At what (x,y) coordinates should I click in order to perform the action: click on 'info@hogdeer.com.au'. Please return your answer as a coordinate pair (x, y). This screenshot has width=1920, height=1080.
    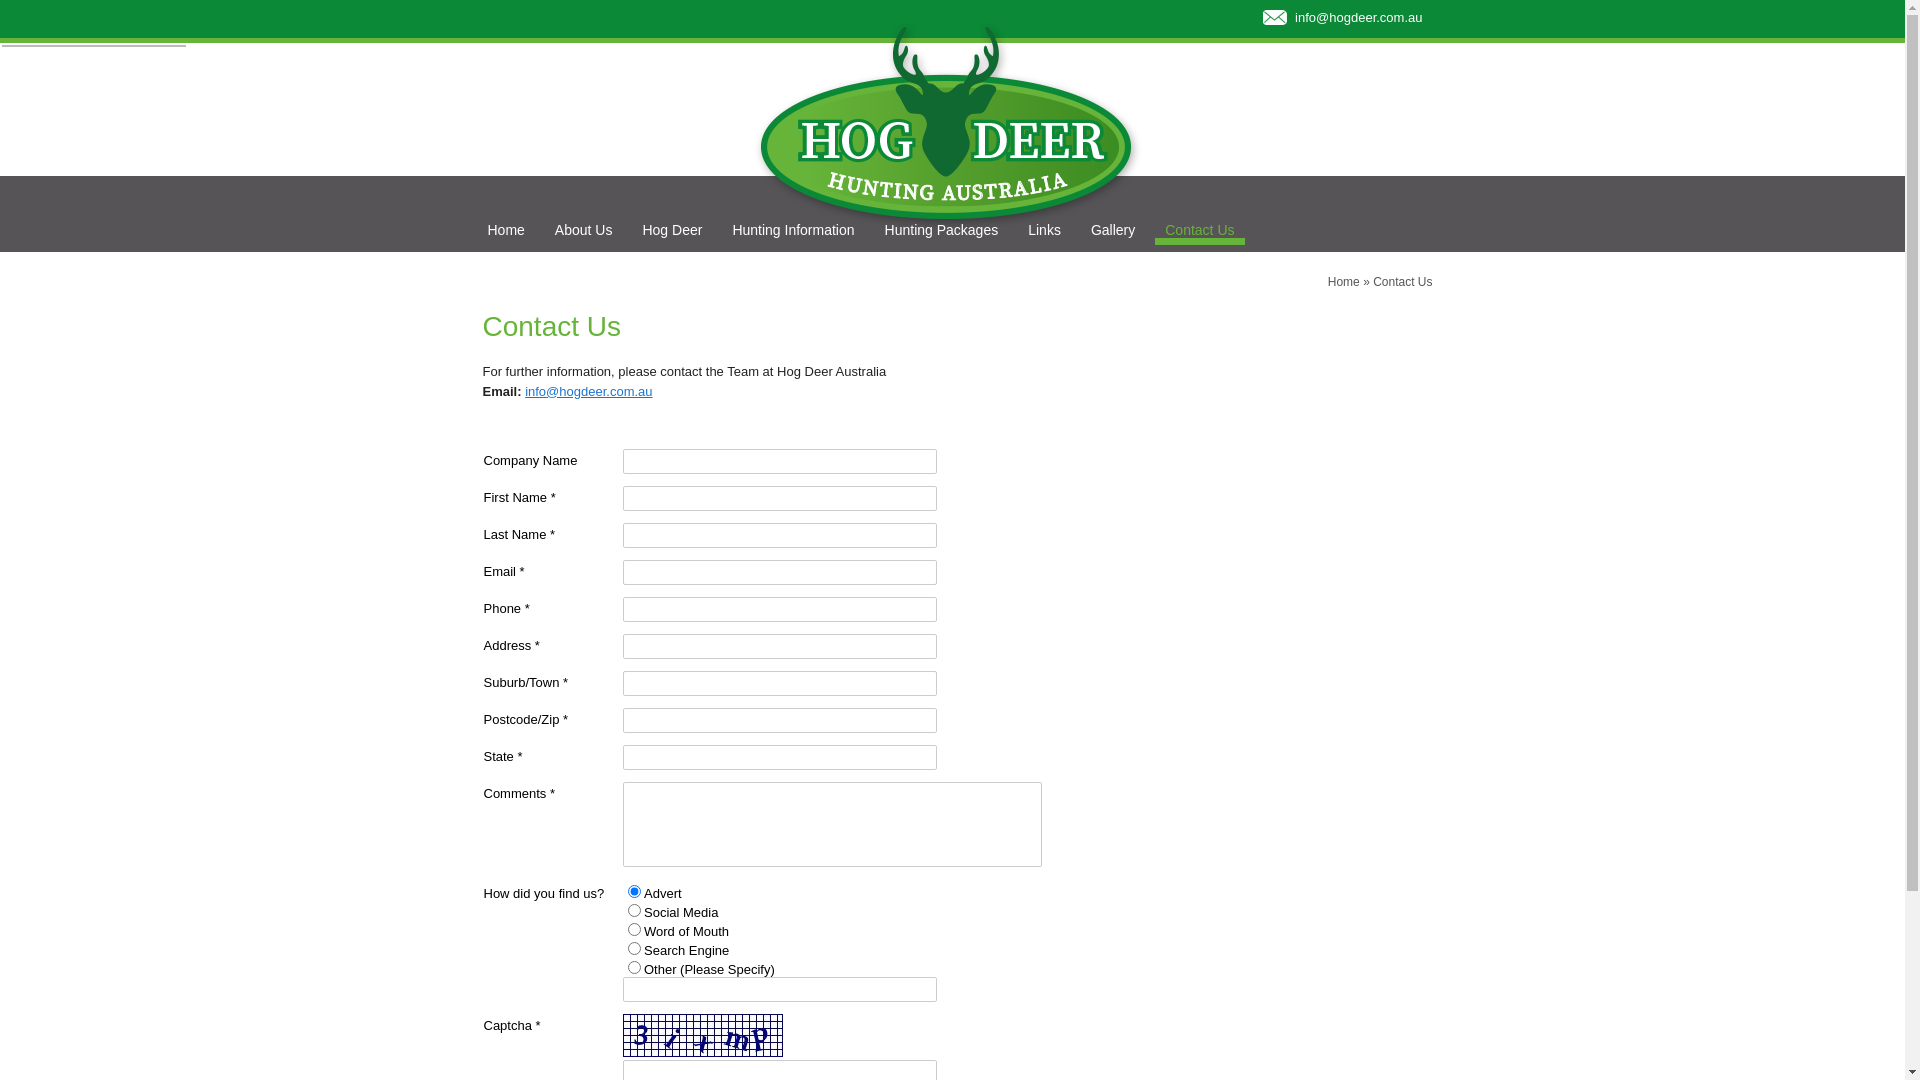
    Looking at the image, I should click on (587, 391).